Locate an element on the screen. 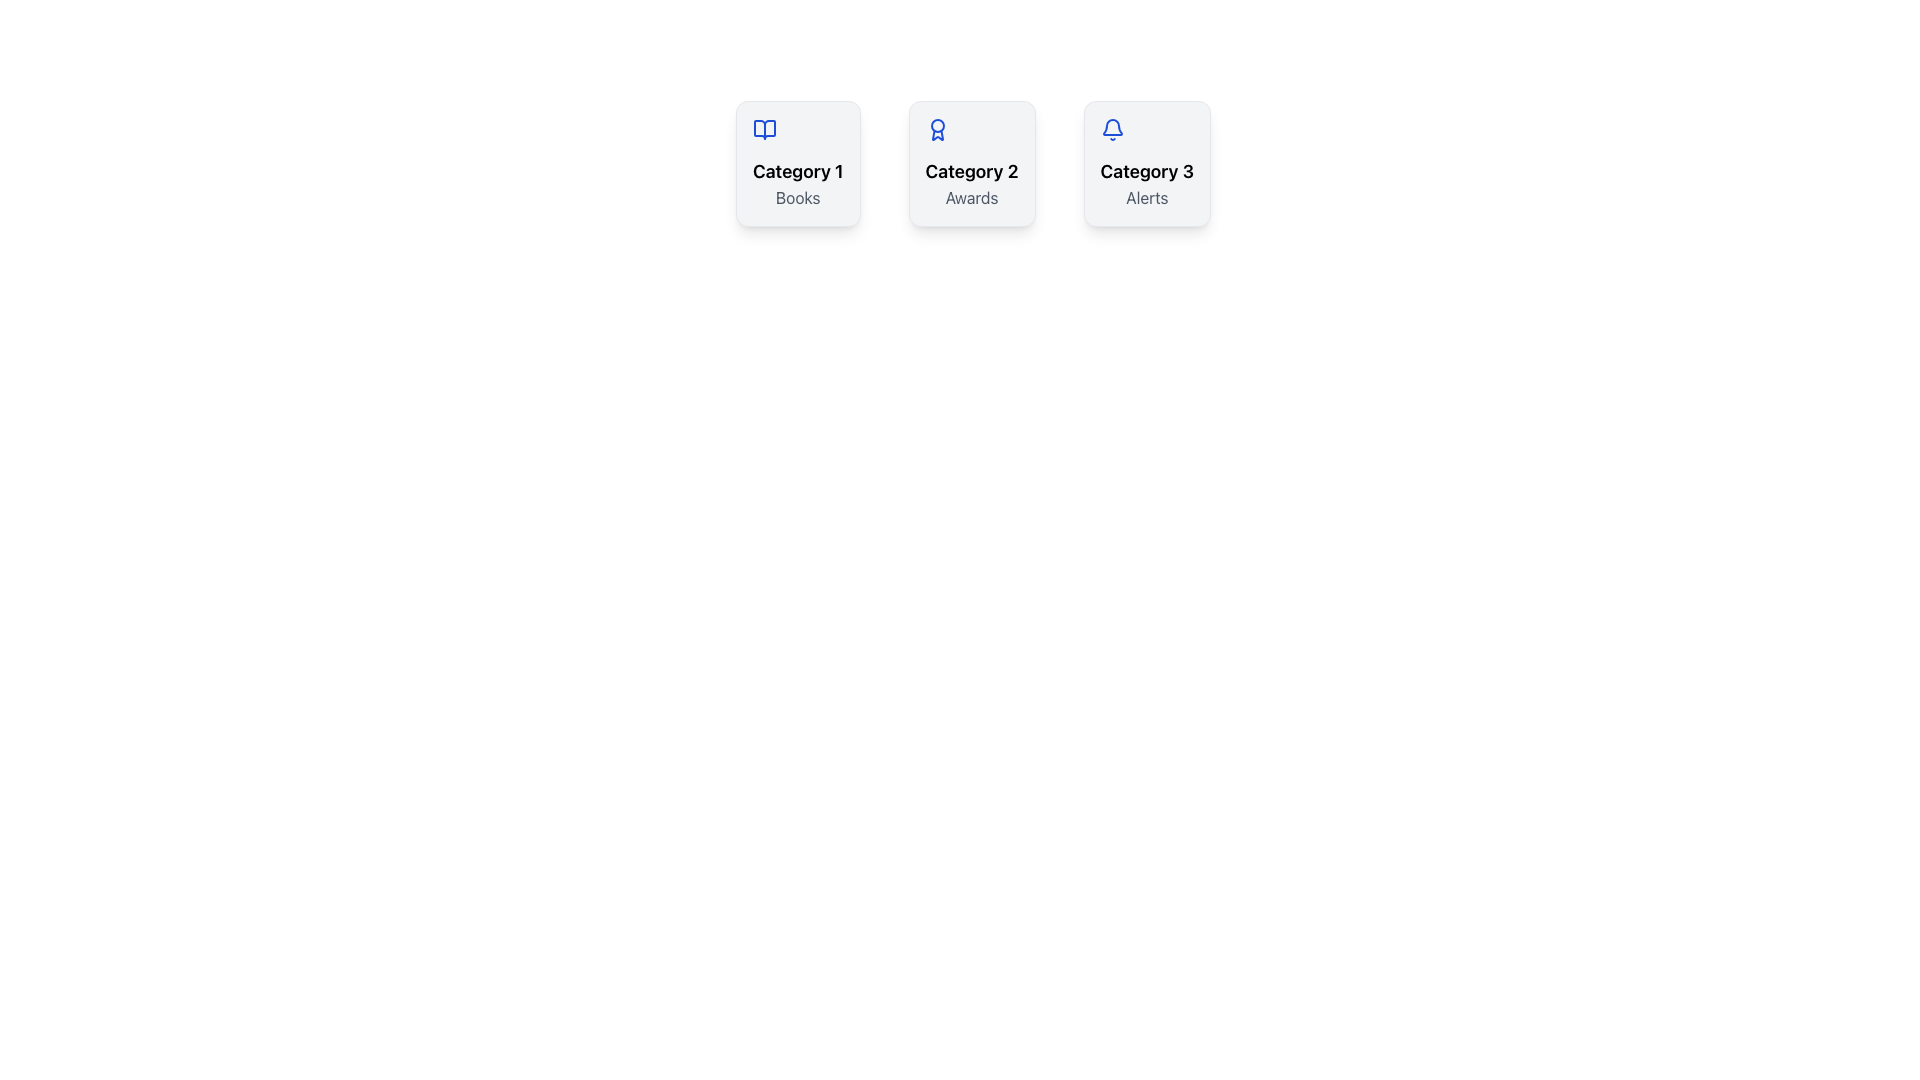  the 'Awards' category icon located in the second tile labeled 'Category 2' to get further information is located at coordinates (936, 130).